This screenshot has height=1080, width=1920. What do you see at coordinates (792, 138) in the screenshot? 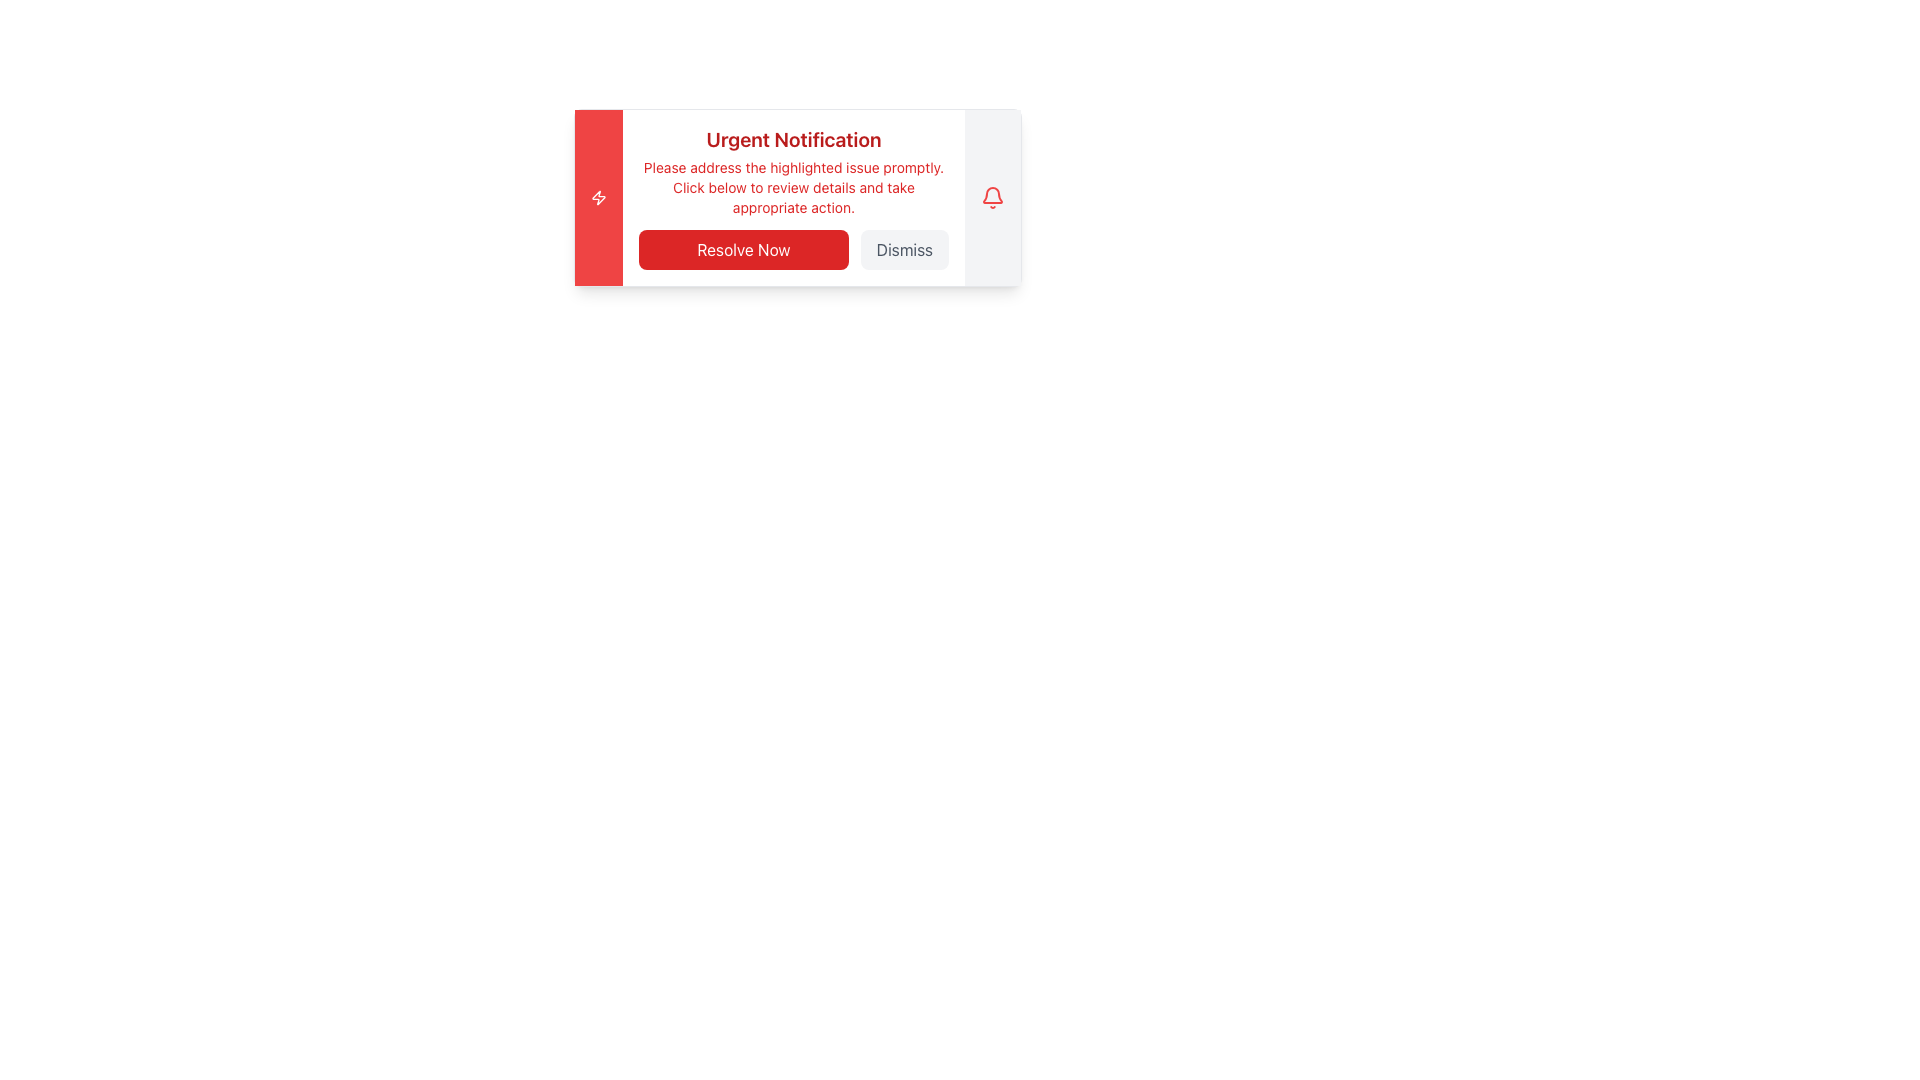
I see `the title text label at the top center of the notification card, which draws attention to the critical content below` at bounding box center [792, 138].